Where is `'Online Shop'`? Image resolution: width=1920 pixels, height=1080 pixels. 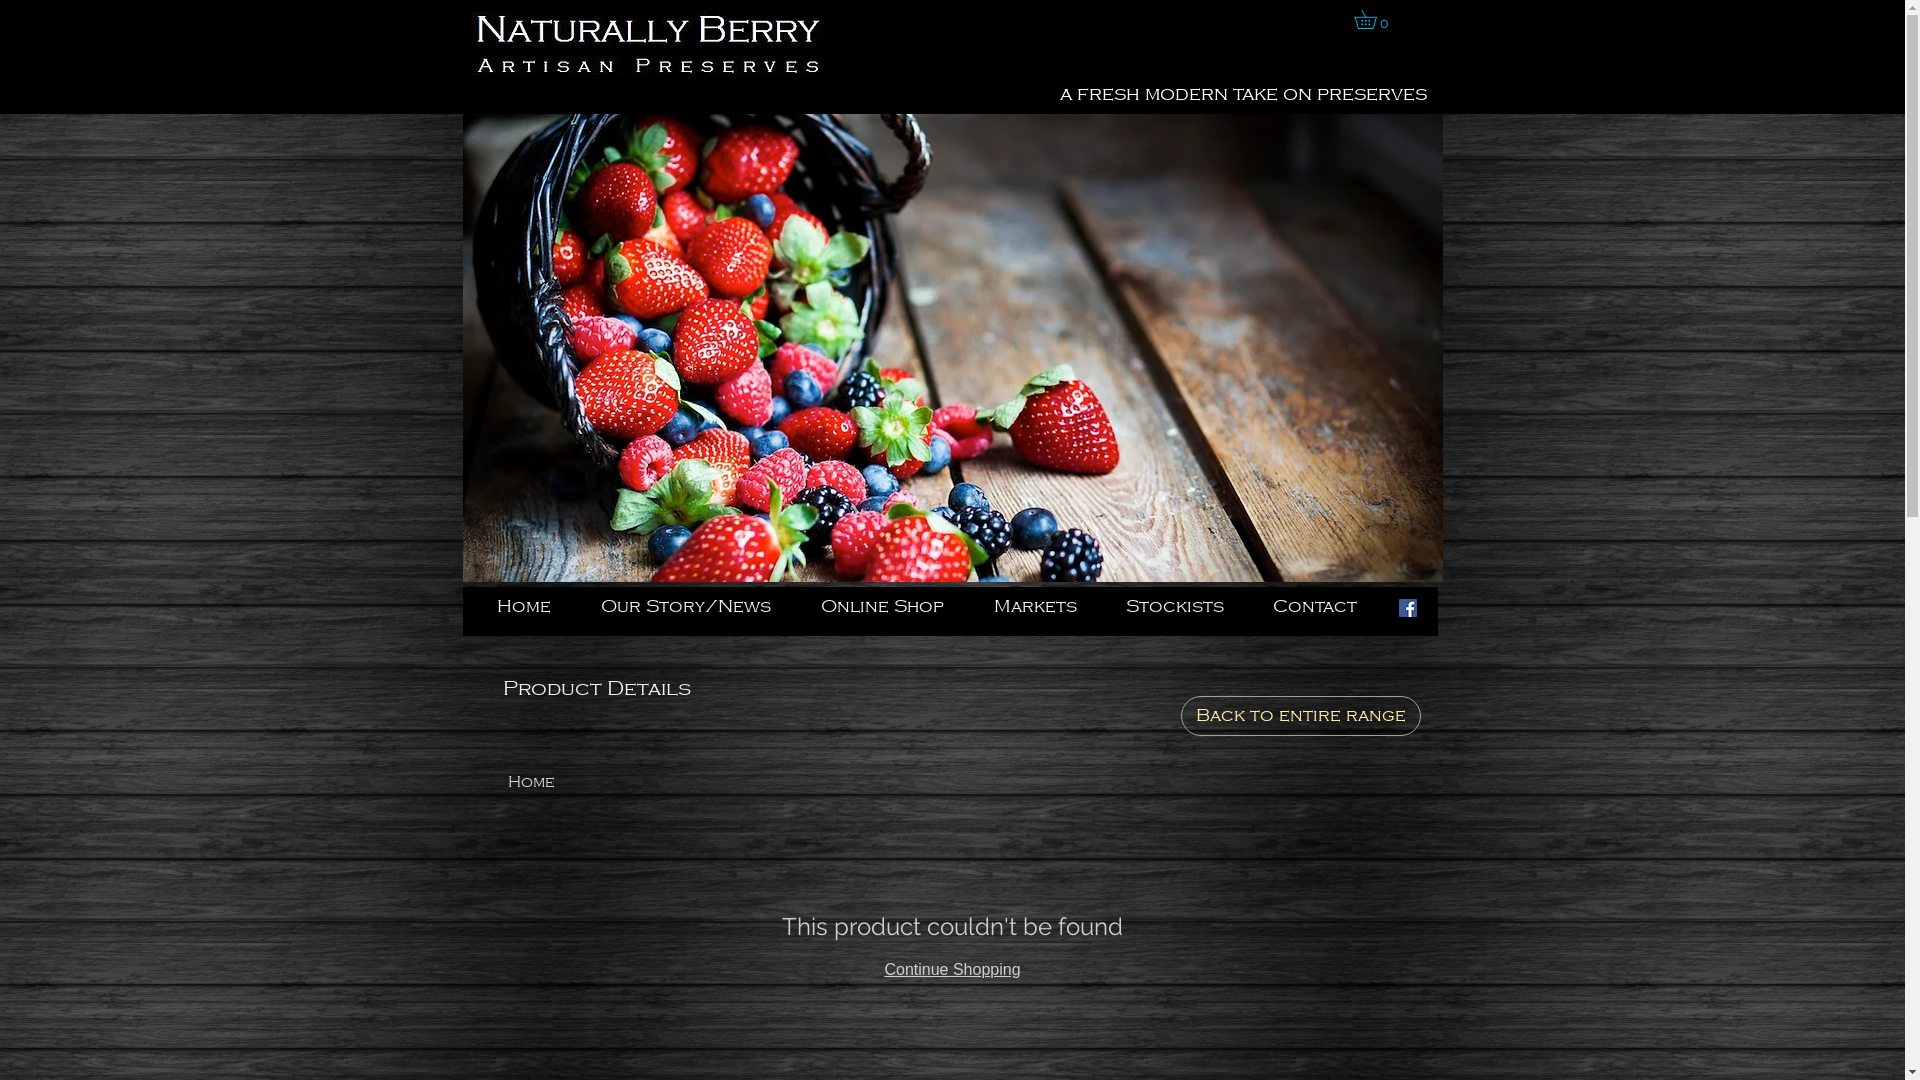 'Online Shop' is located at coordinates (891, 605).